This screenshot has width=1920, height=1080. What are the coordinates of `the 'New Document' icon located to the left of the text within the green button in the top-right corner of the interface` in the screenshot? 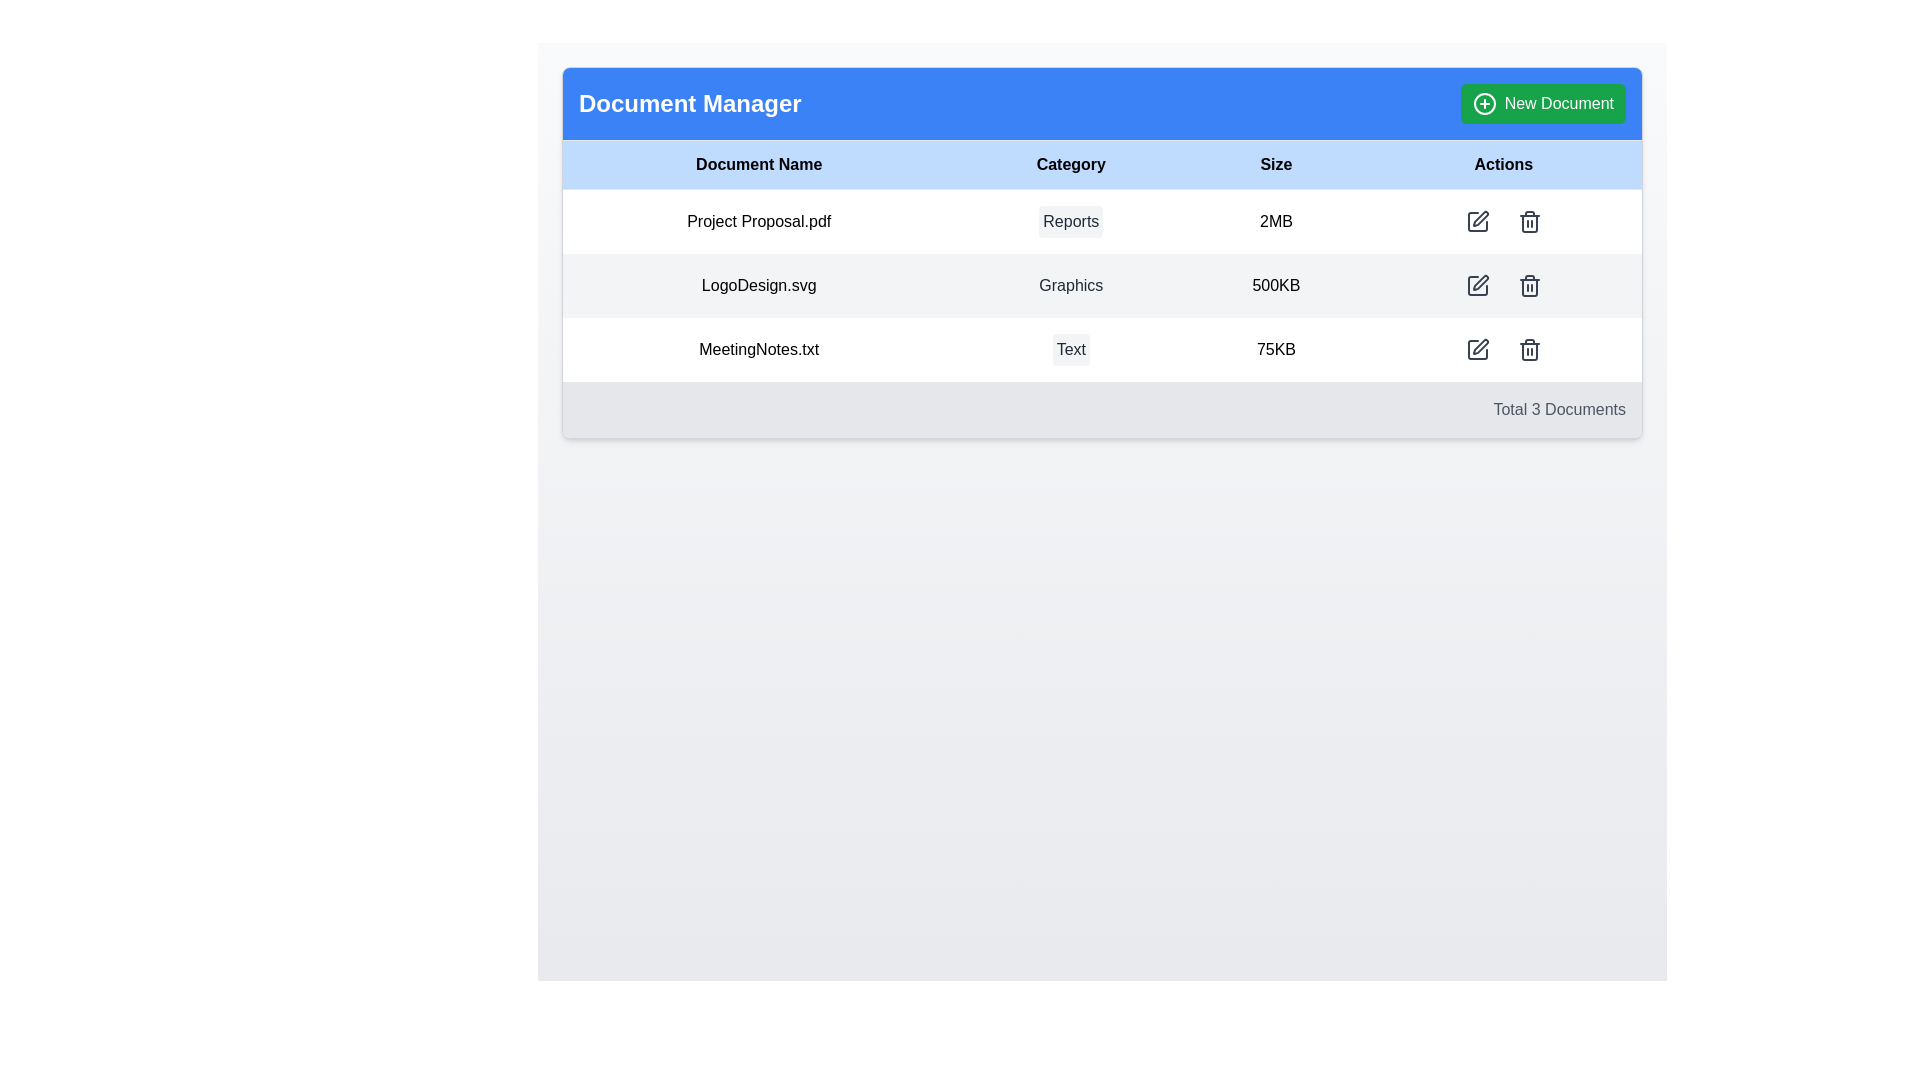 It's located at (1483, 104).